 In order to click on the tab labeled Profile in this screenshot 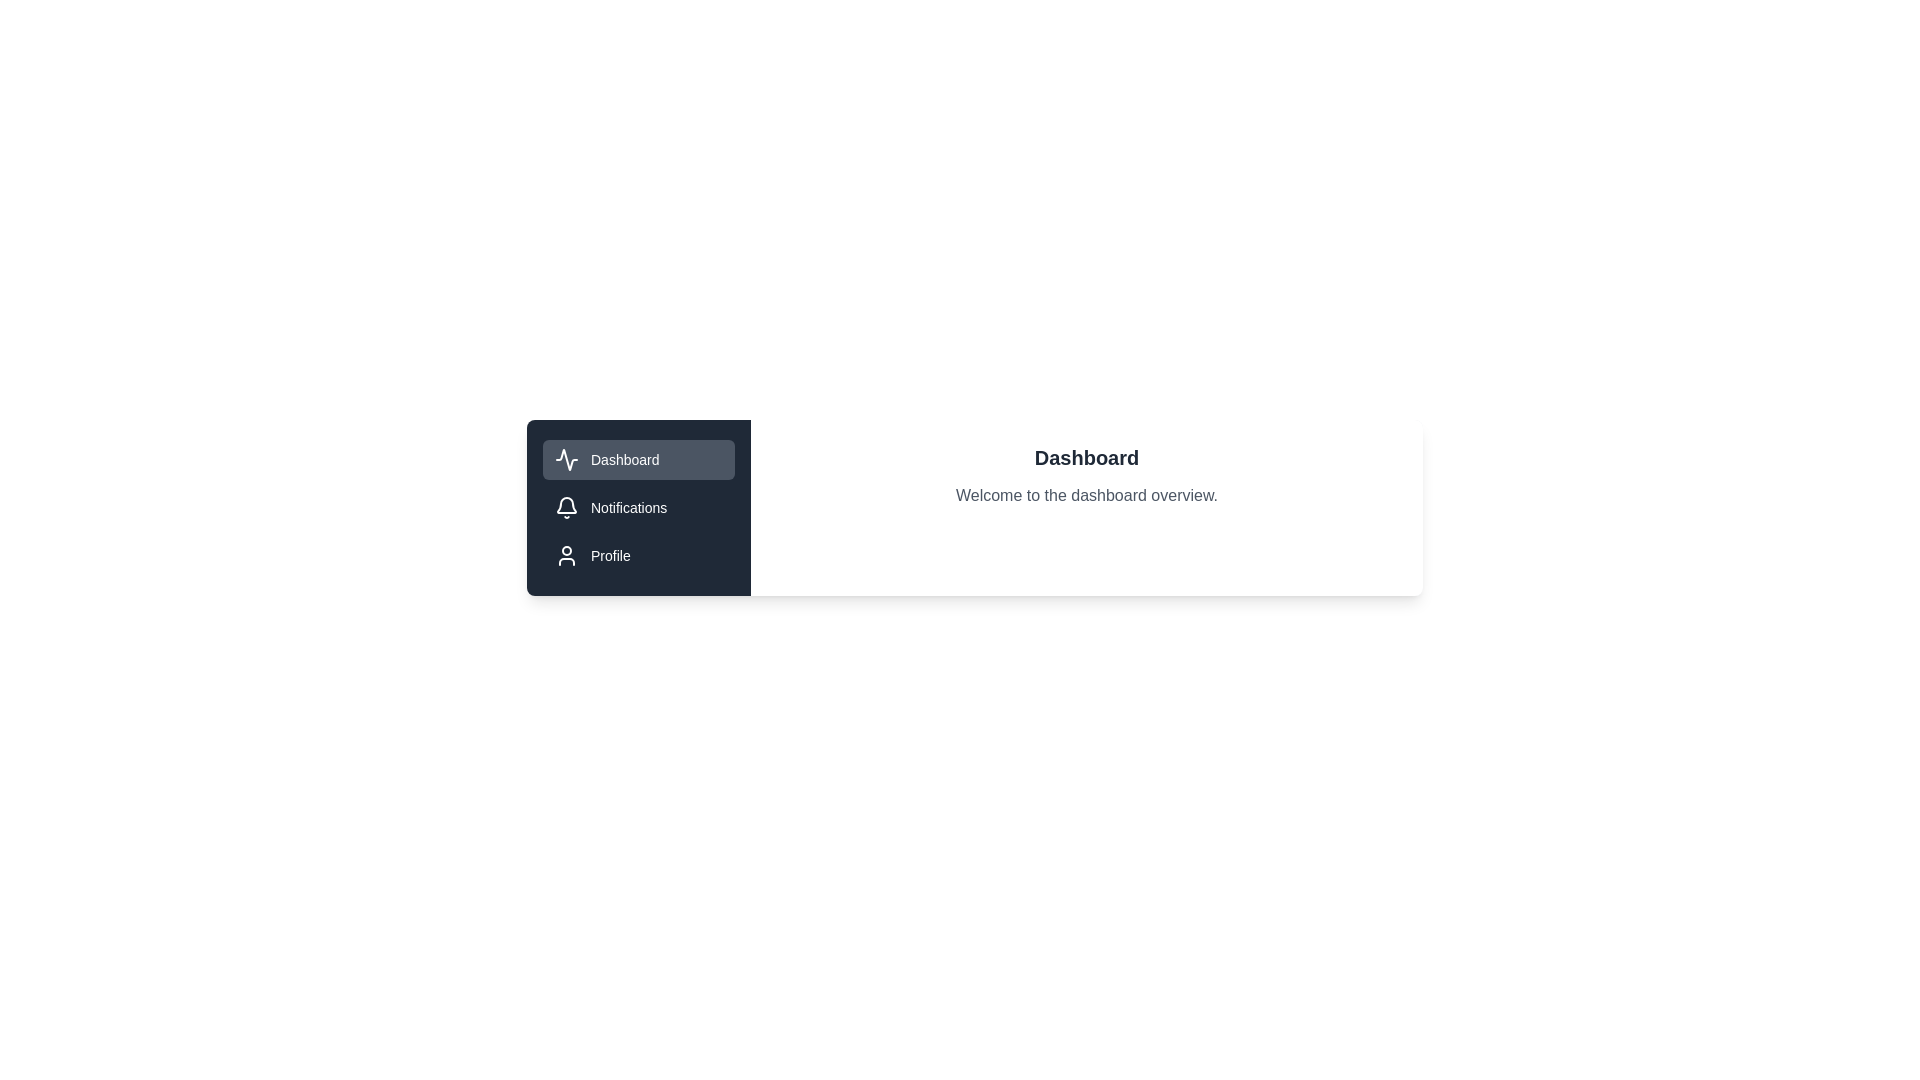, I will do `click(637, 555)`.